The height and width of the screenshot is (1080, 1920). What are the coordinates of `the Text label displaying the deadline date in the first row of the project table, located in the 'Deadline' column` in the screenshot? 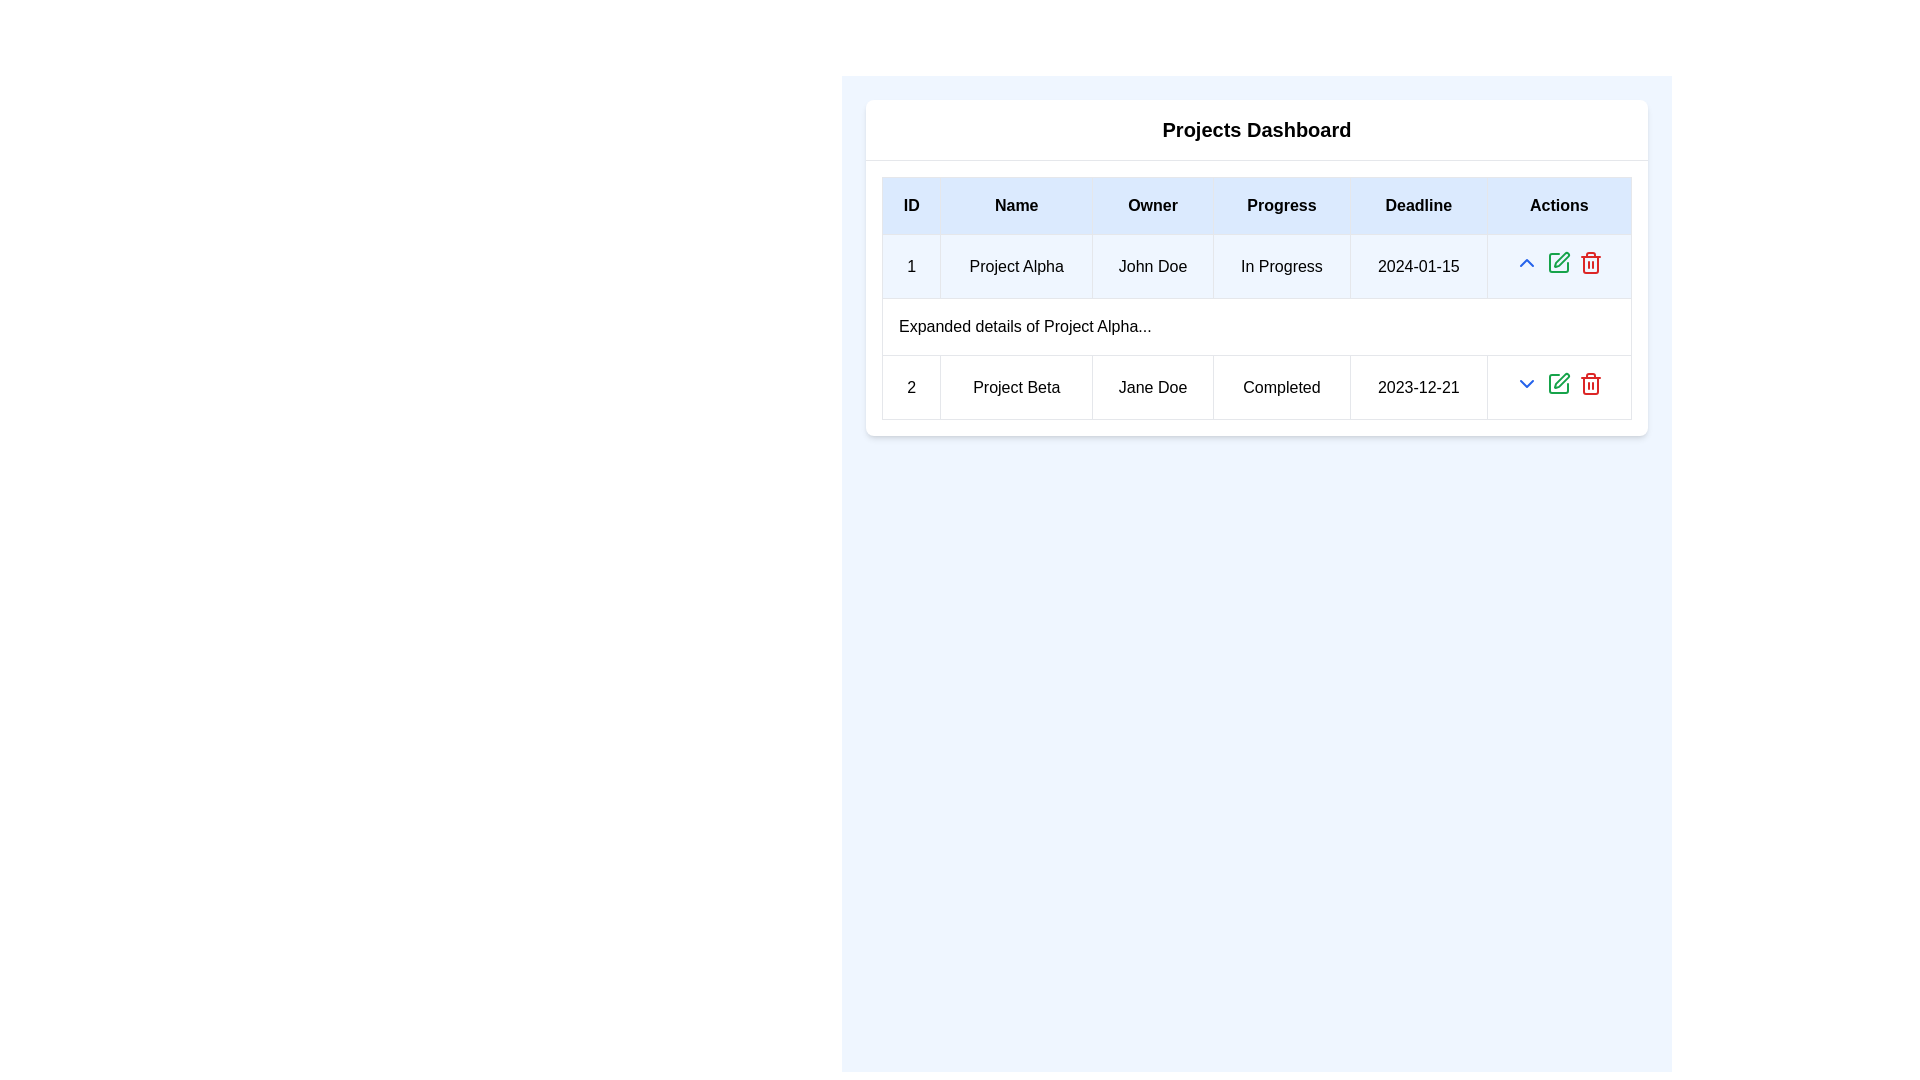 It's located at (1417, 265).